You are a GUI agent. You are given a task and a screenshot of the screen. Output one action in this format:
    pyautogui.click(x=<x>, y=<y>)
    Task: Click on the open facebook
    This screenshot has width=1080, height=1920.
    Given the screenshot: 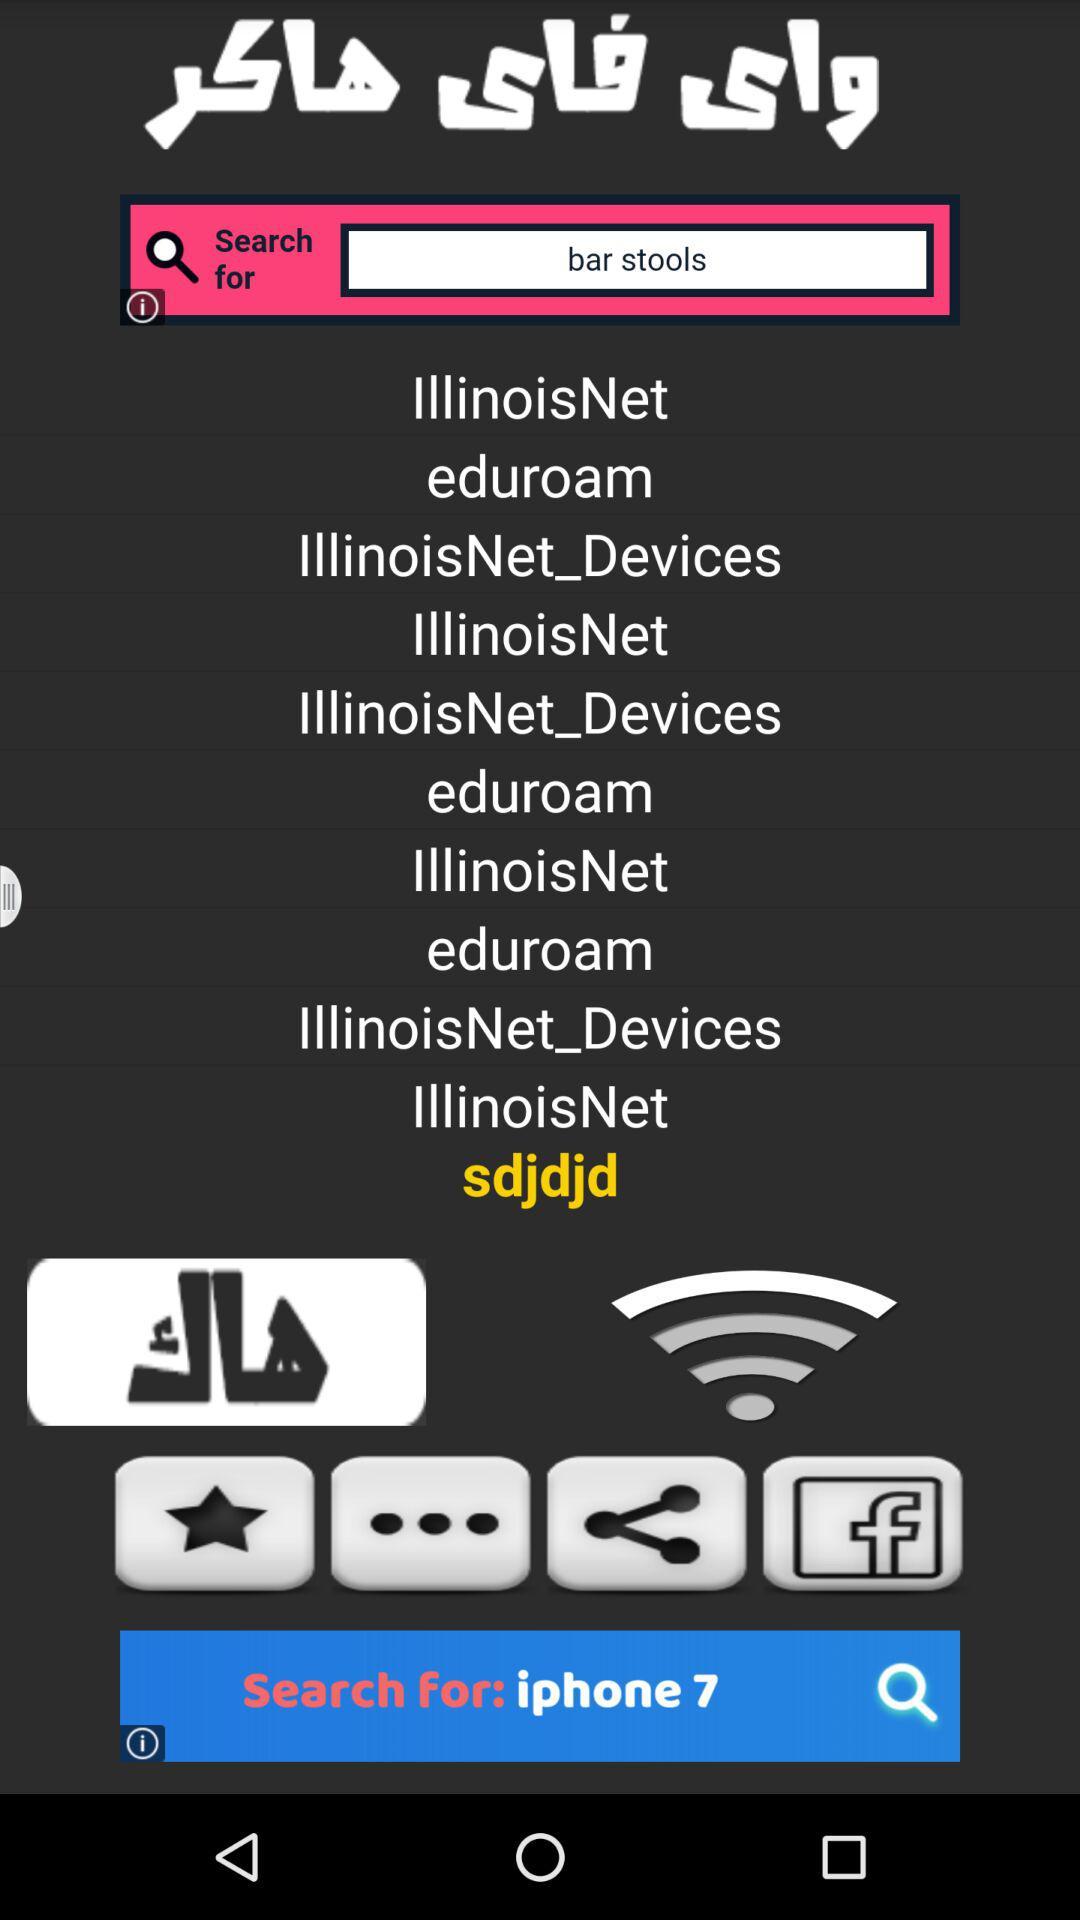 What is the action you would take?
    pyautogui.click(x=863, y=1524)
    